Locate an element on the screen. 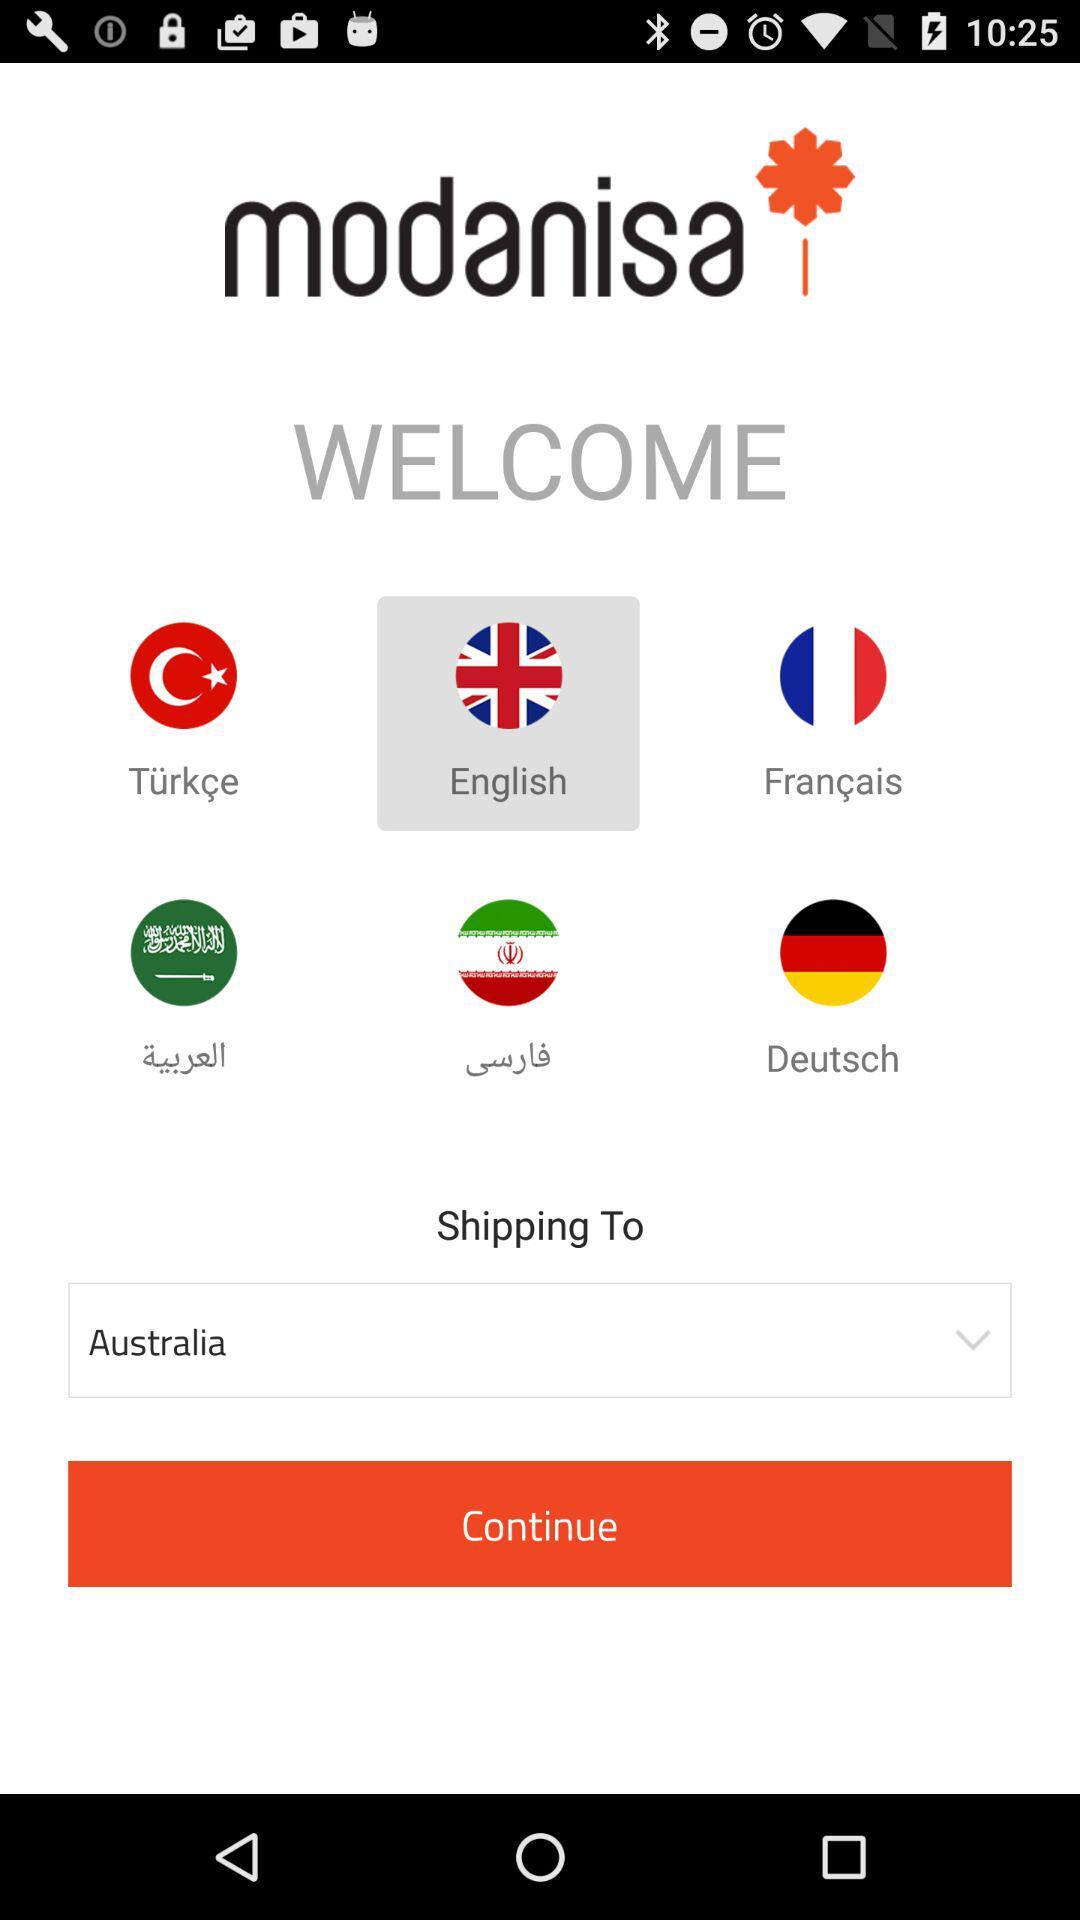 The height and width of the screenshot is (1920, 1080). set the language as deutsch is located at coordinates (833, 951).